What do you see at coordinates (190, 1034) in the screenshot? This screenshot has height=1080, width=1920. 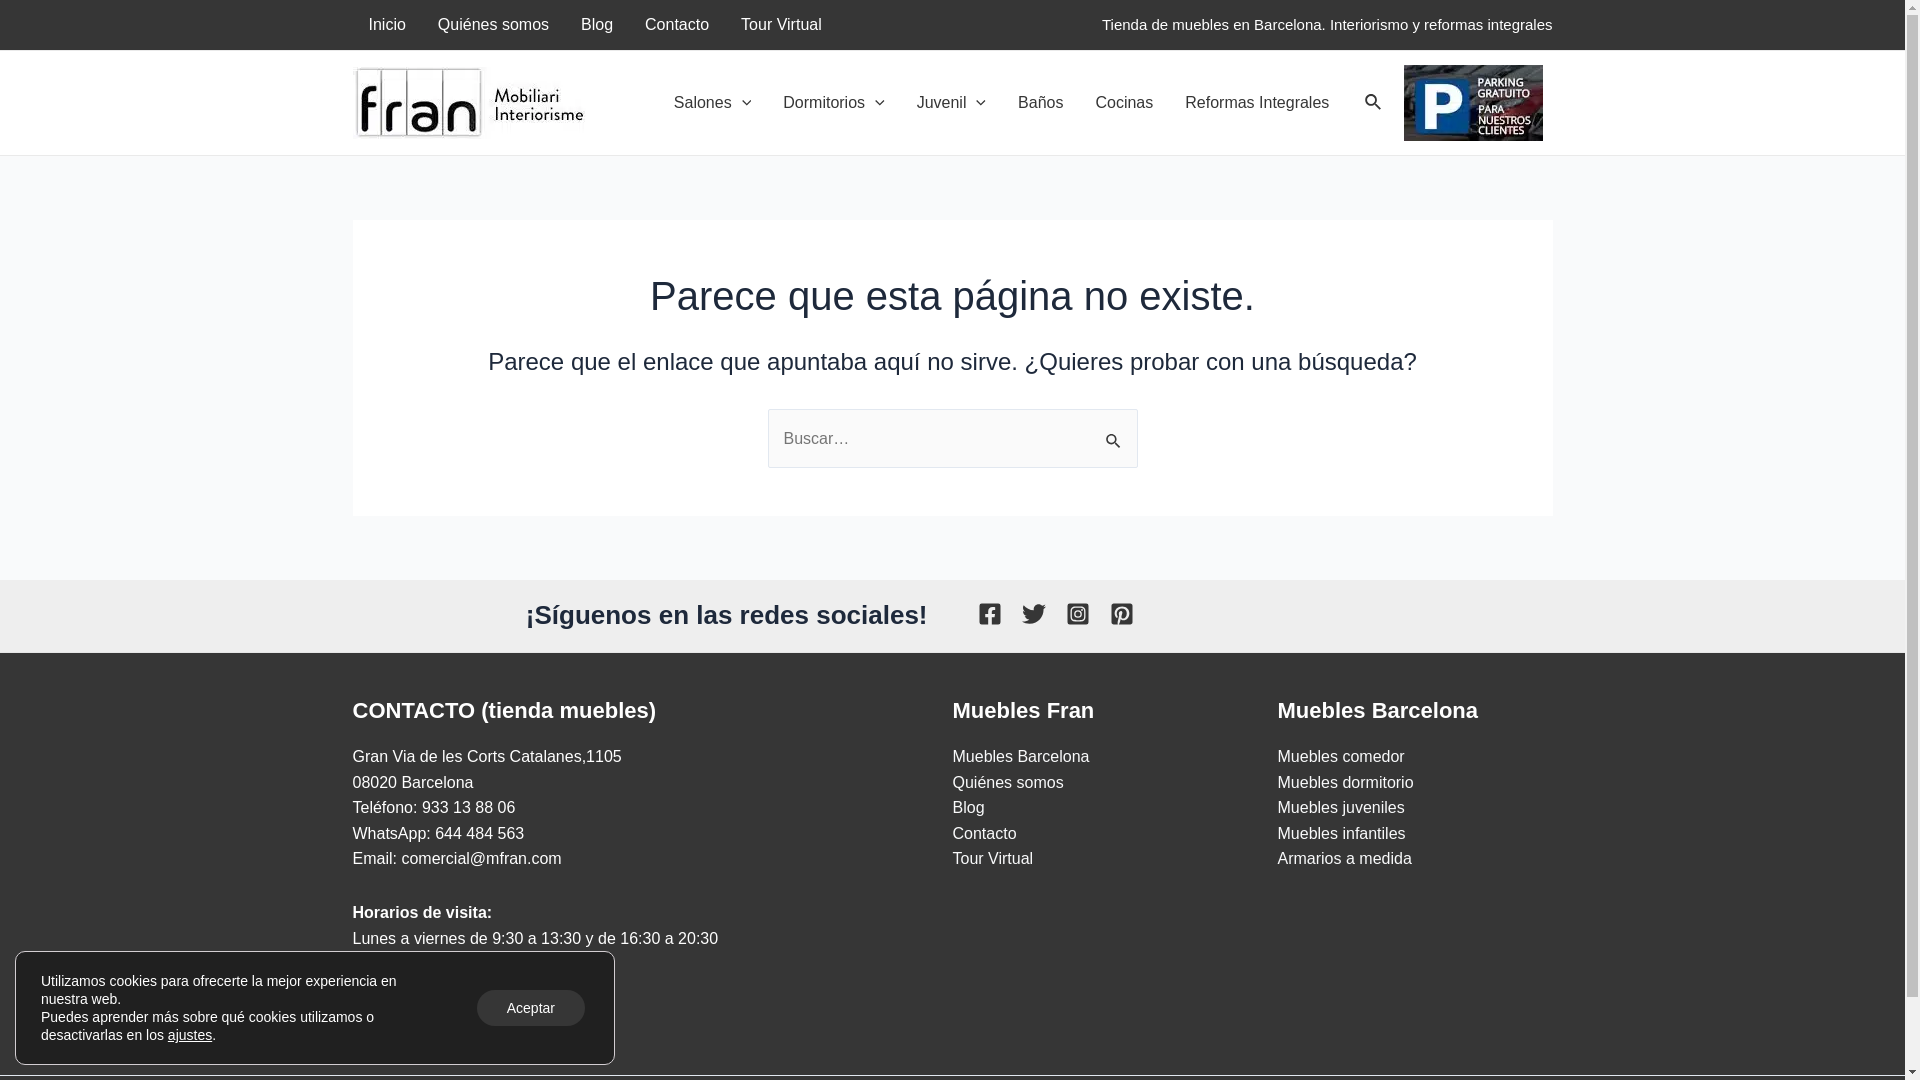 I see `'ajustes'` at bounding box center [190, 1034].